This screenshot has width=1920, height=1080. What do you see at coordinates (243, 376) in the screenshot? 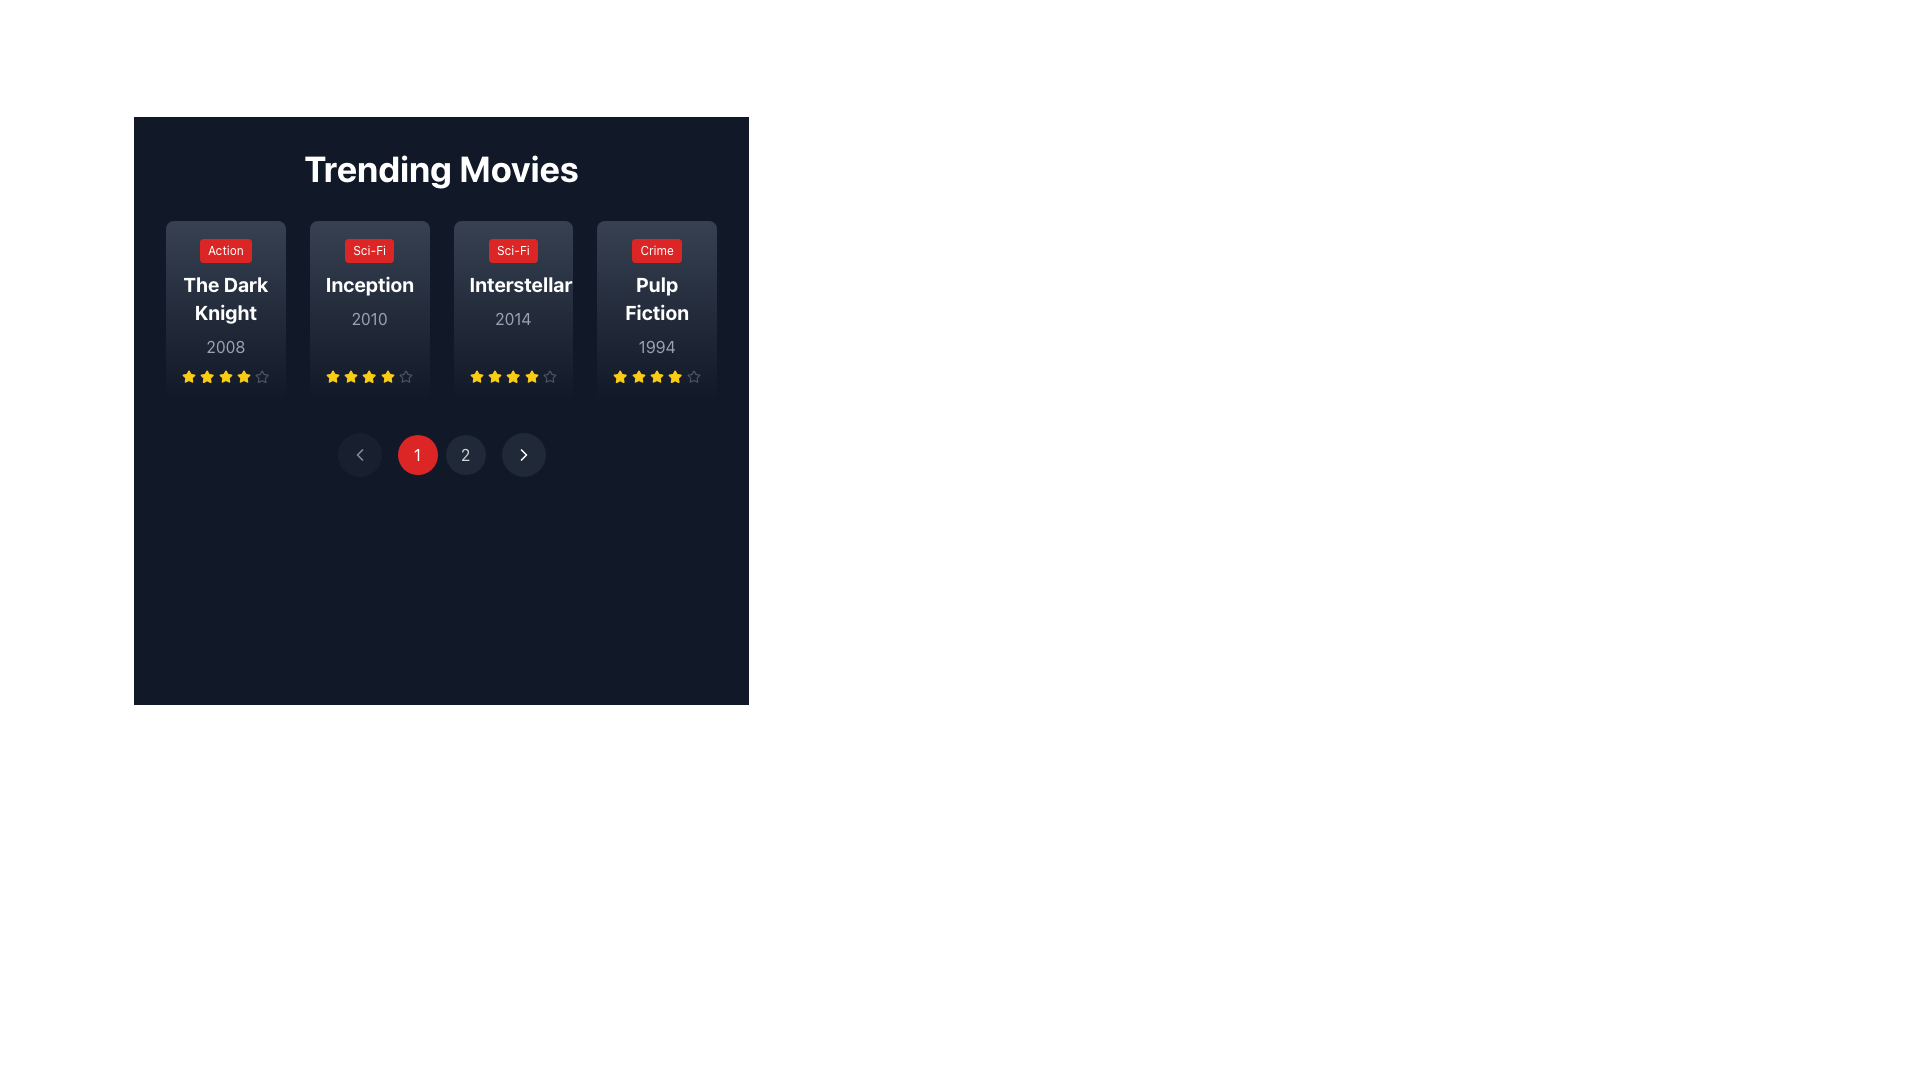
I see `the fifth yellow star icon in the rating system for 'The Dark Knight' using keyboard shortcuts if accessible` at bounding box center [243, 376].